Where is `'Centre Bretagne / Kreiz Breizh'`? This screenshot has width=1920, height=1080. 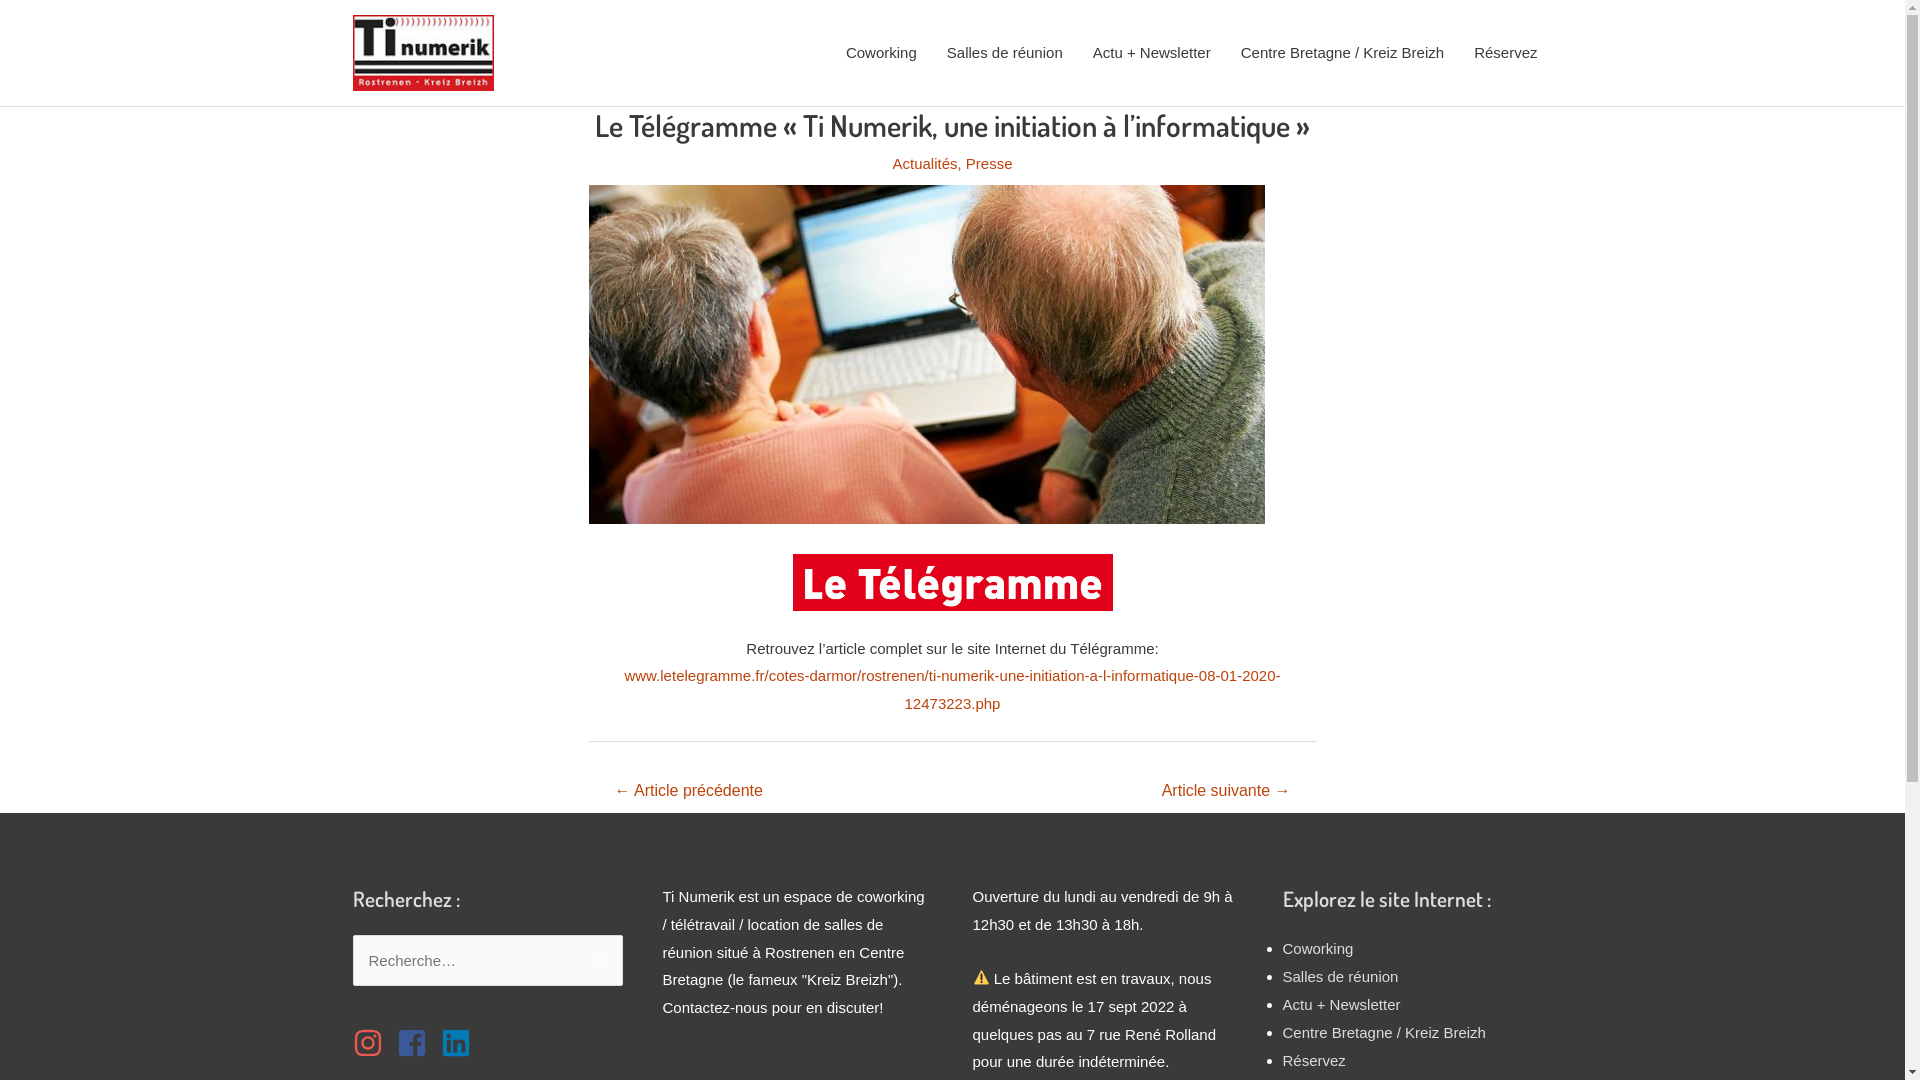
'Centre Bretagne / Kreiz Breizh' is located at coordinates (1342, 52).